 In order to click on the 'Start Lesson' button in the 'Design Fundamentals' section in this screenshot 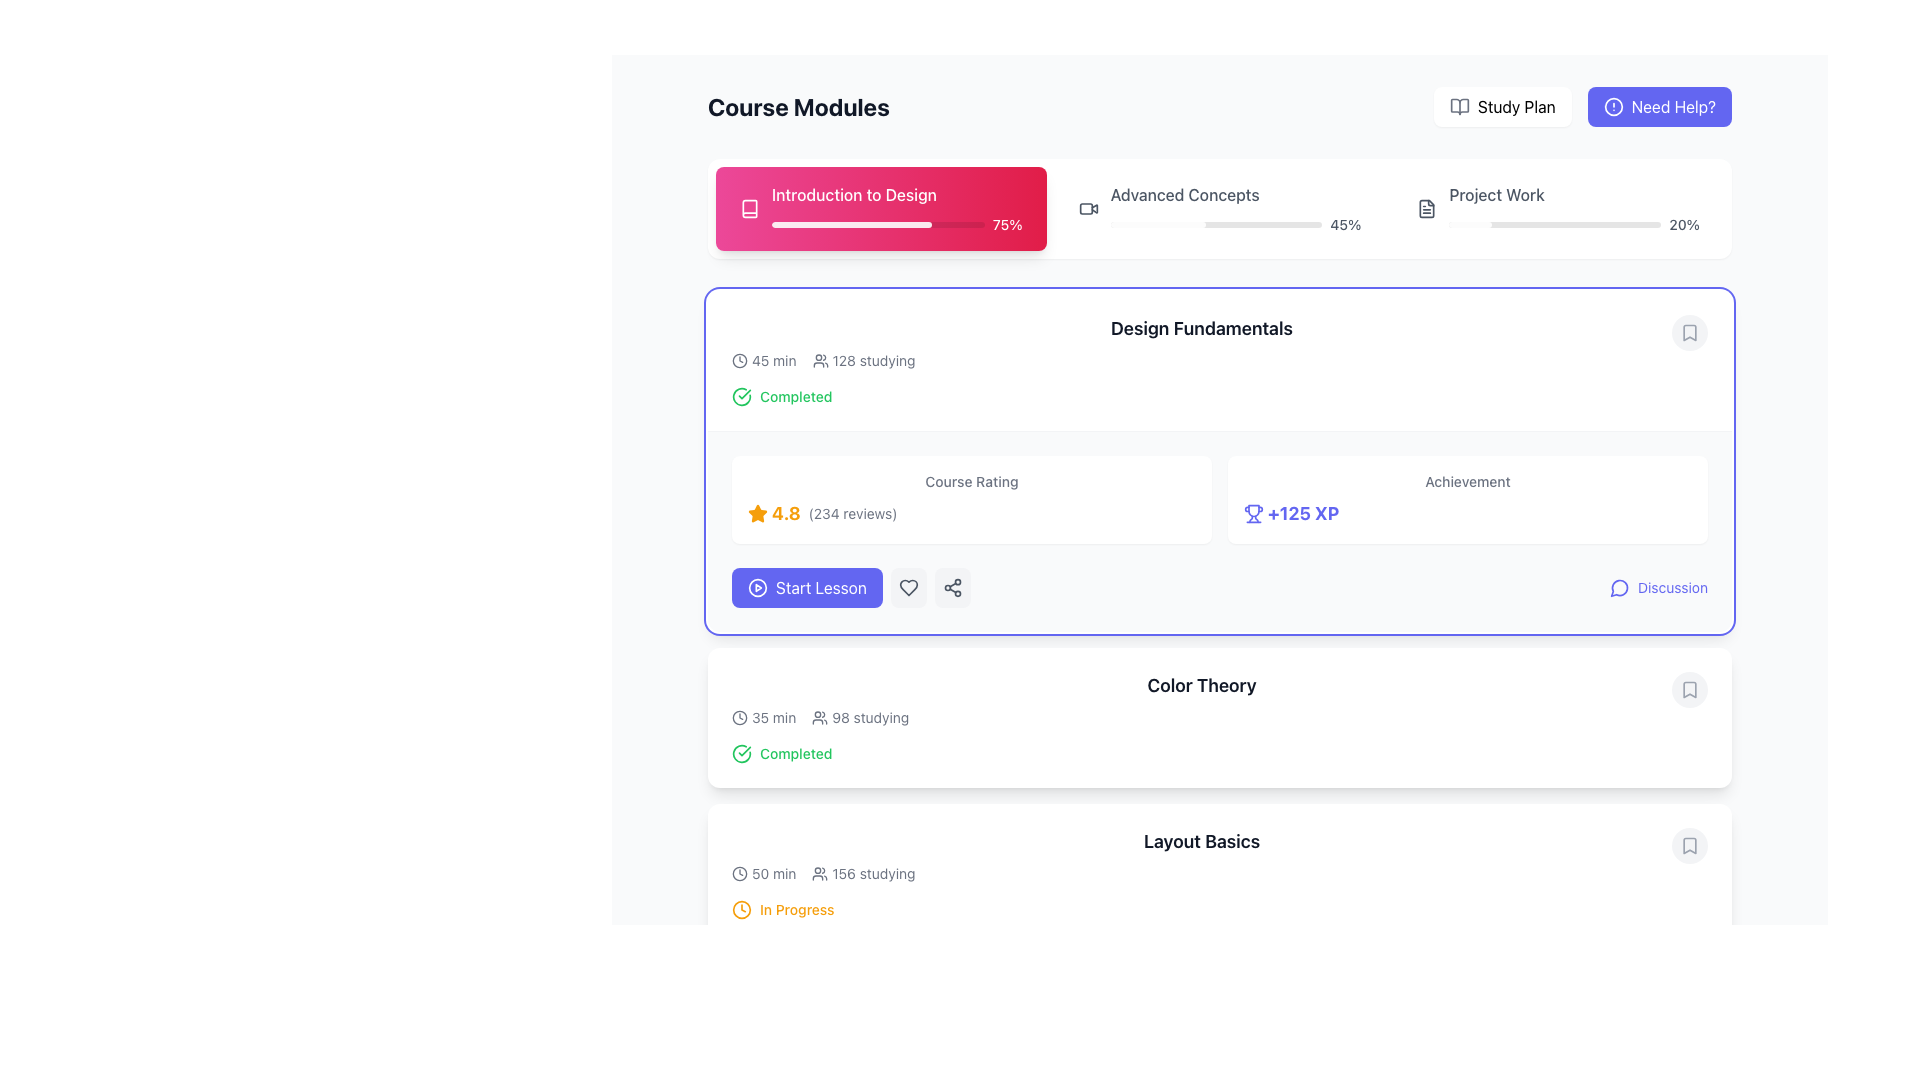, I will do `click(851, 586)`.